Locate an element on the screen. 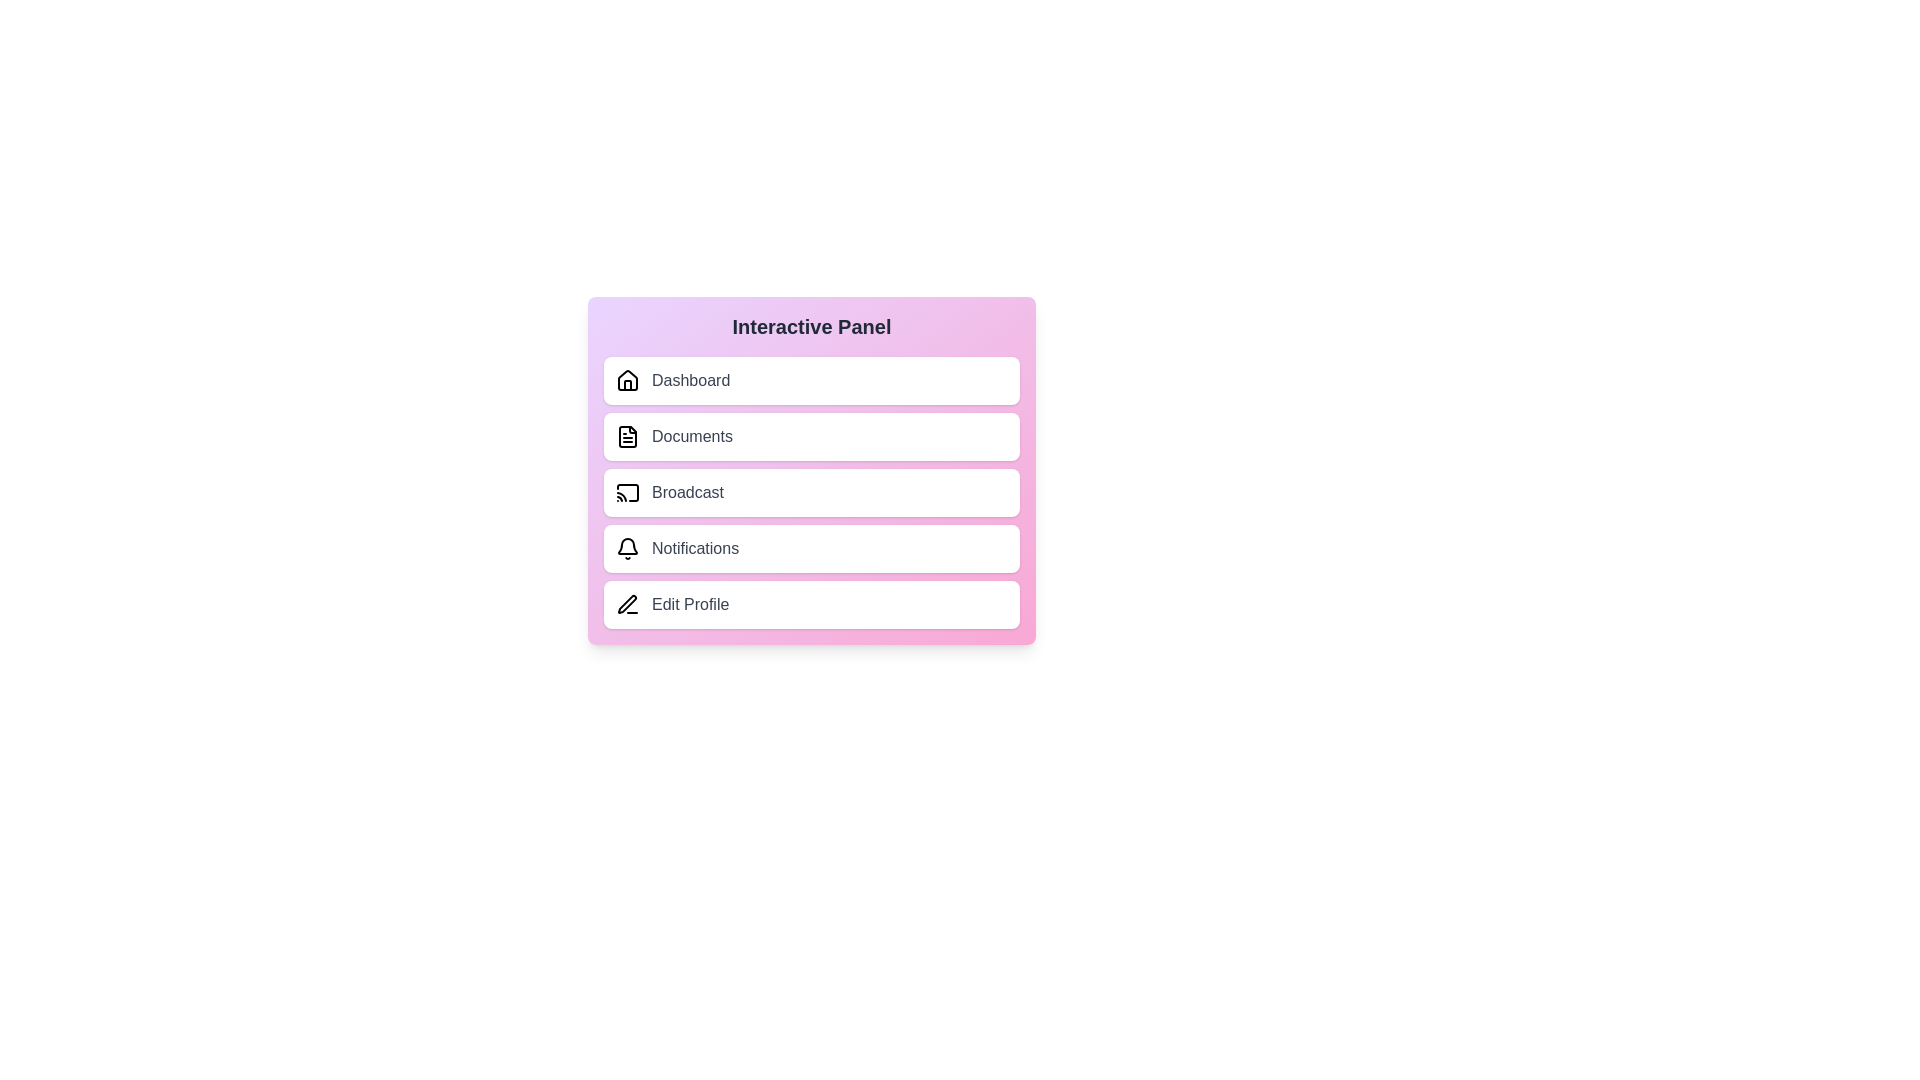 Image resolution: width=1920 pixels, height=1080 pixels. the list item labeled Edit Profile is located at coordinates (811, 604).